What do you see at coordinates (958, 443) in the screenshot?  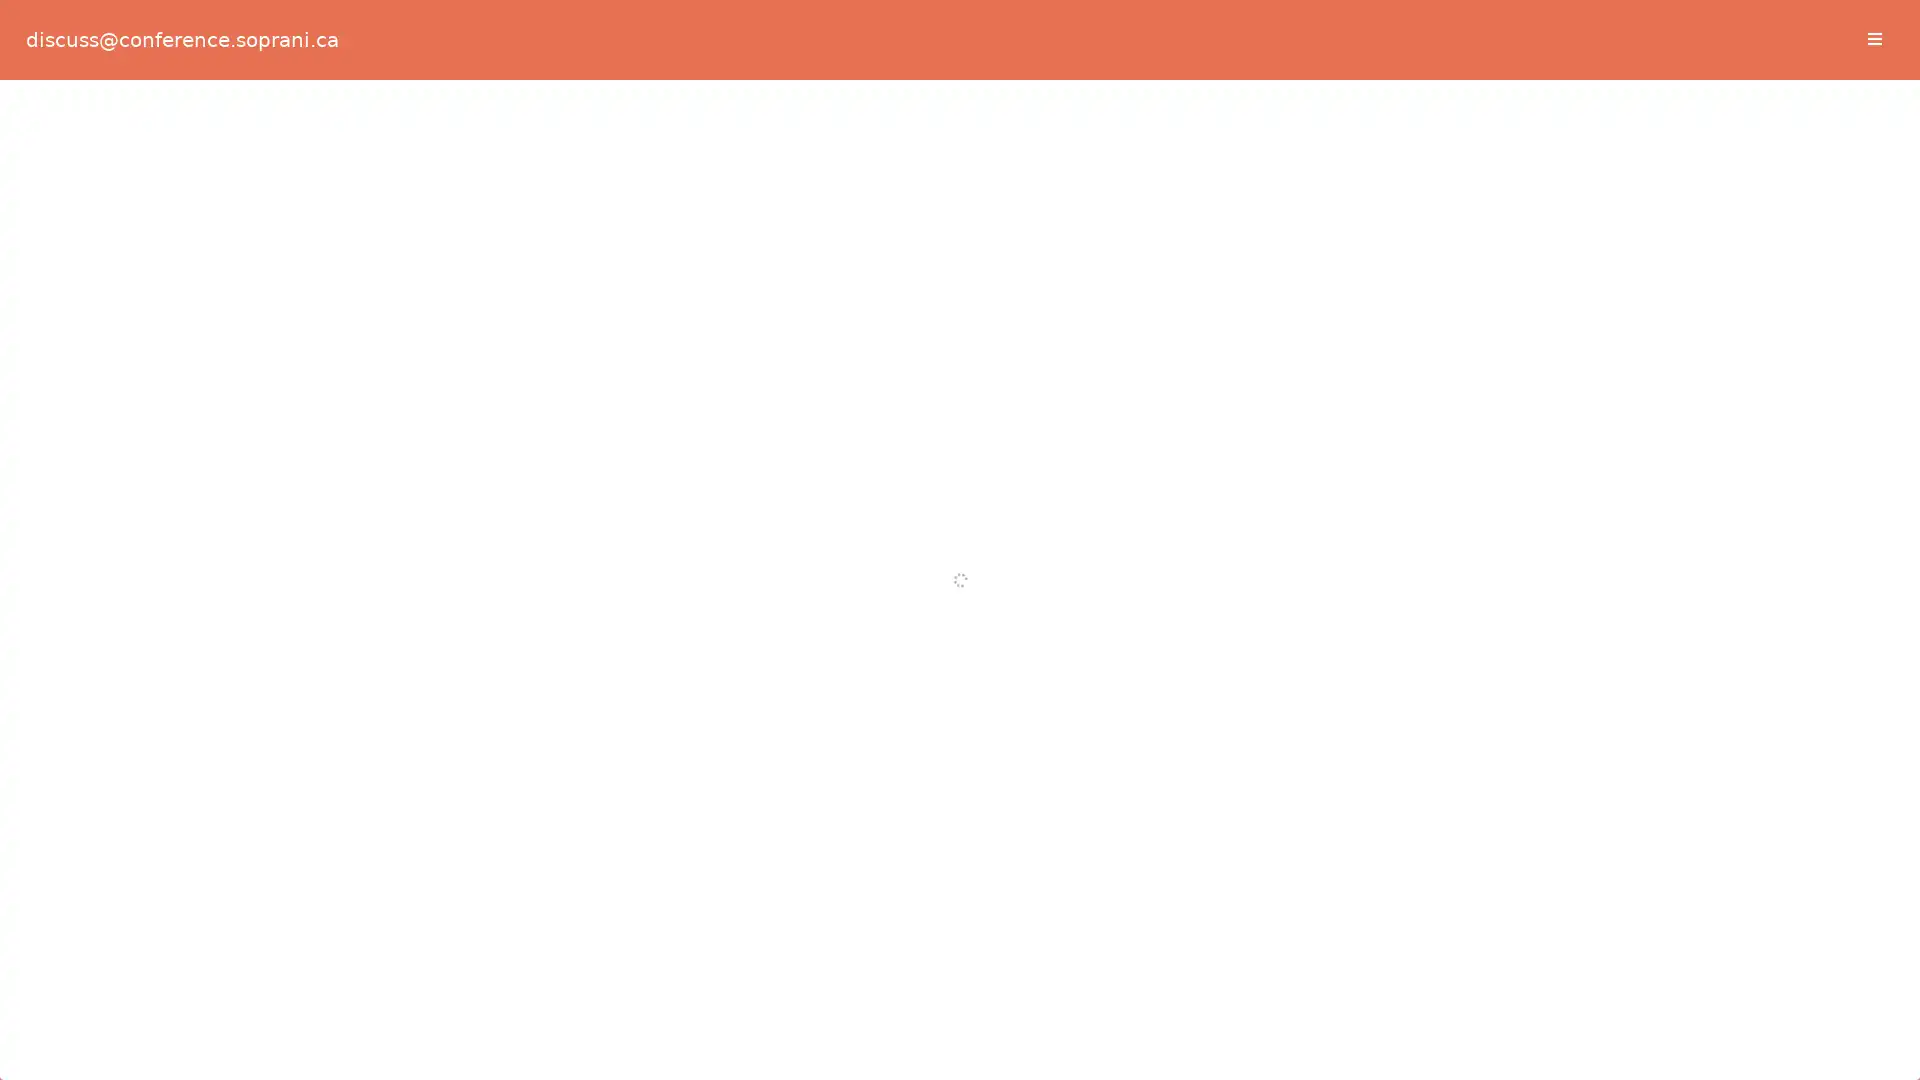 I see `Enter groupchat` at bounding box center [958, 443].